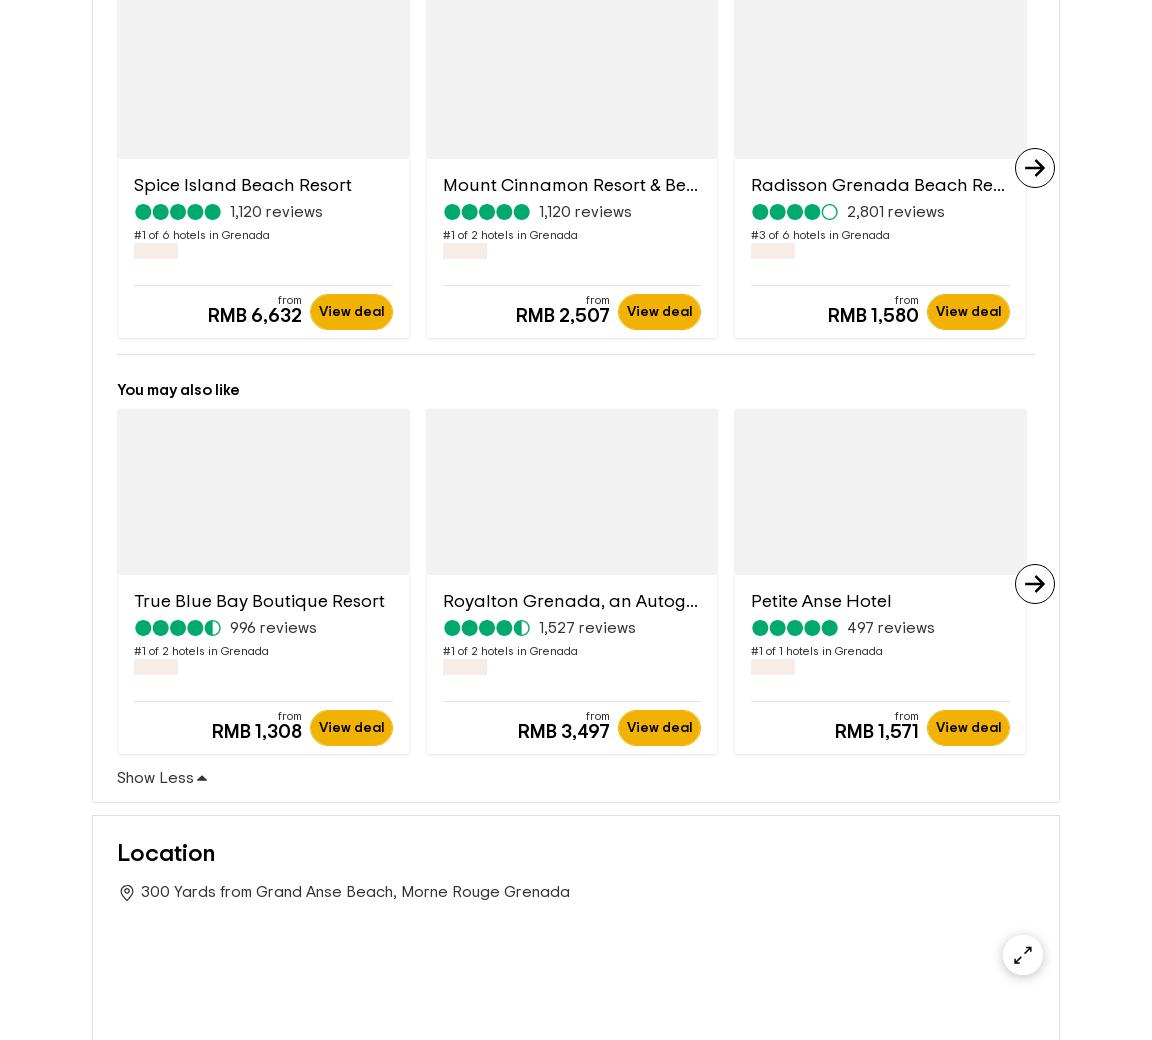 This screenshot has height=1040, width=1152. Describe the element at coordinates (254, 317) in the screenshot. I see `'RMB 6,632'` at that location.